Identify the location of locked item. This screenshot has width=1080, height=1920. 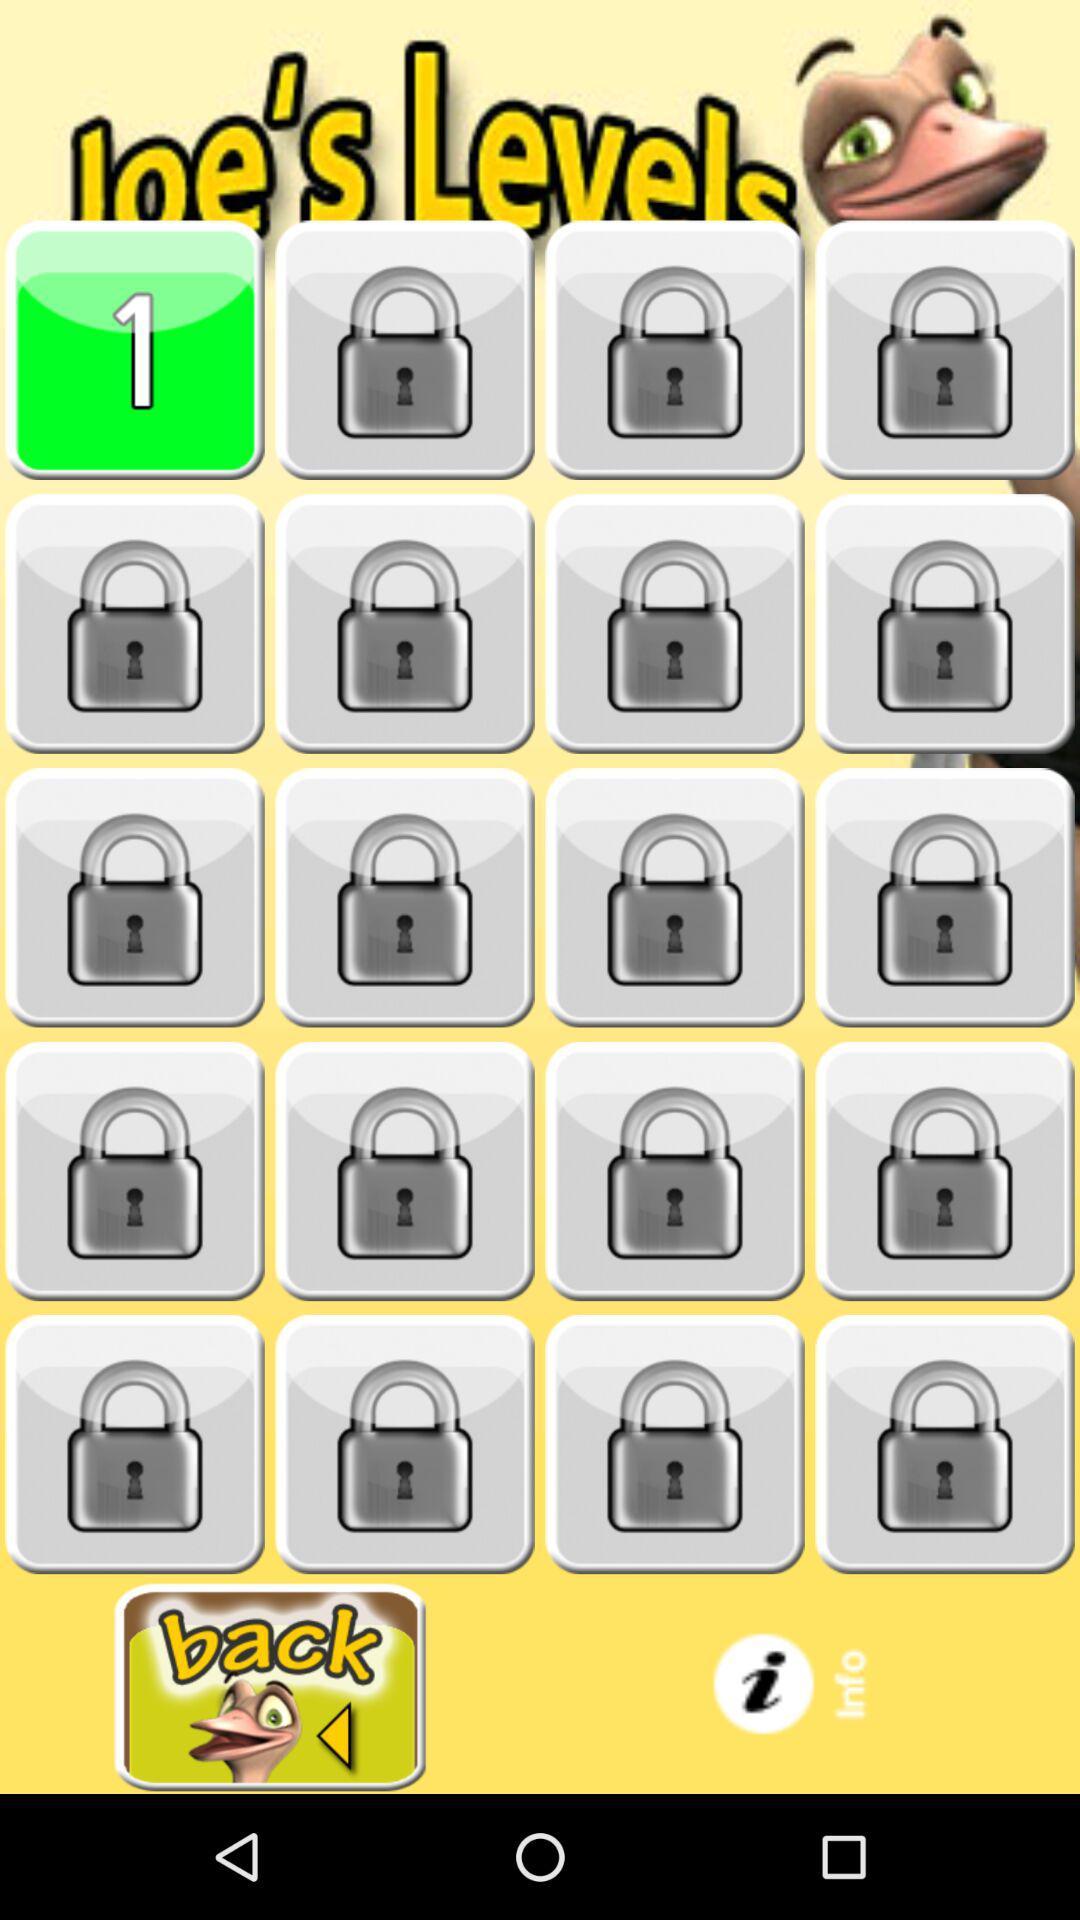
(675, 1171).